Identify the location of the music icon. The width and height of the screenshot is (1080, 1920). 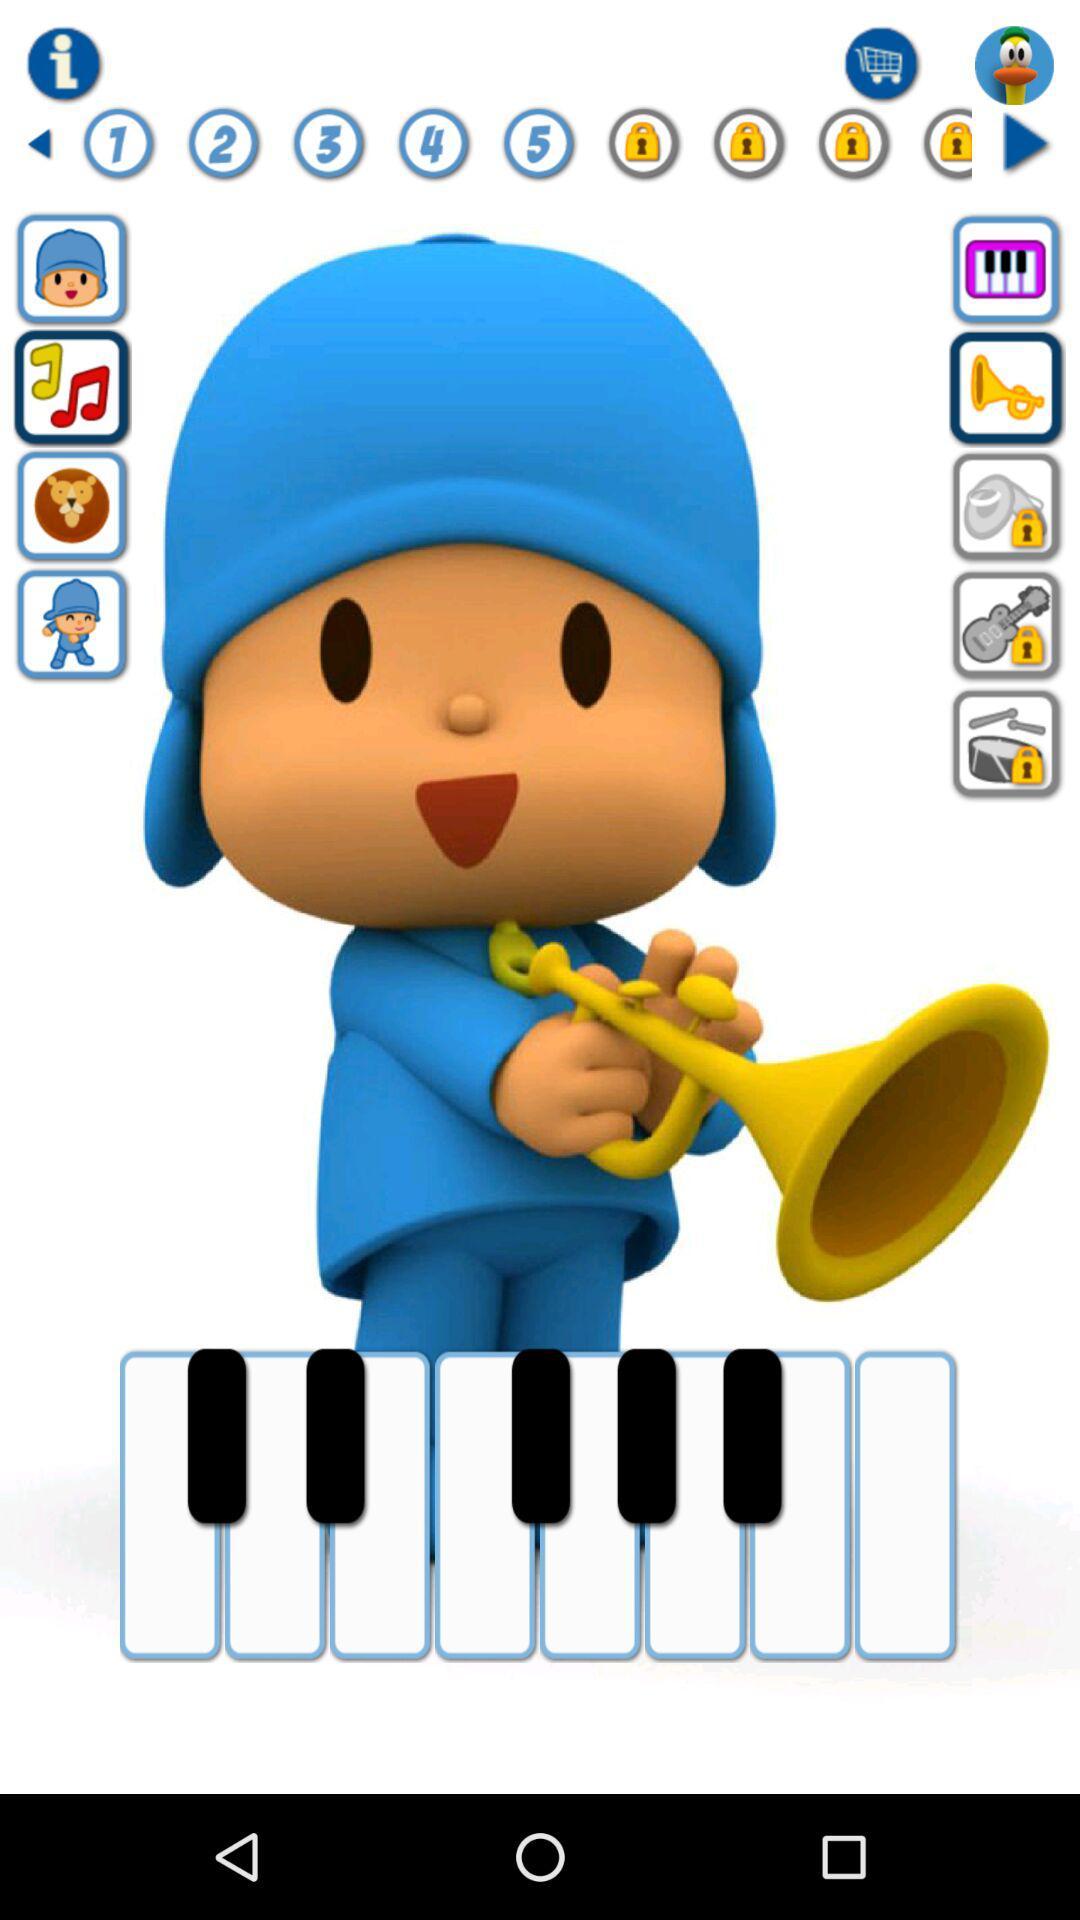
(71, 414).